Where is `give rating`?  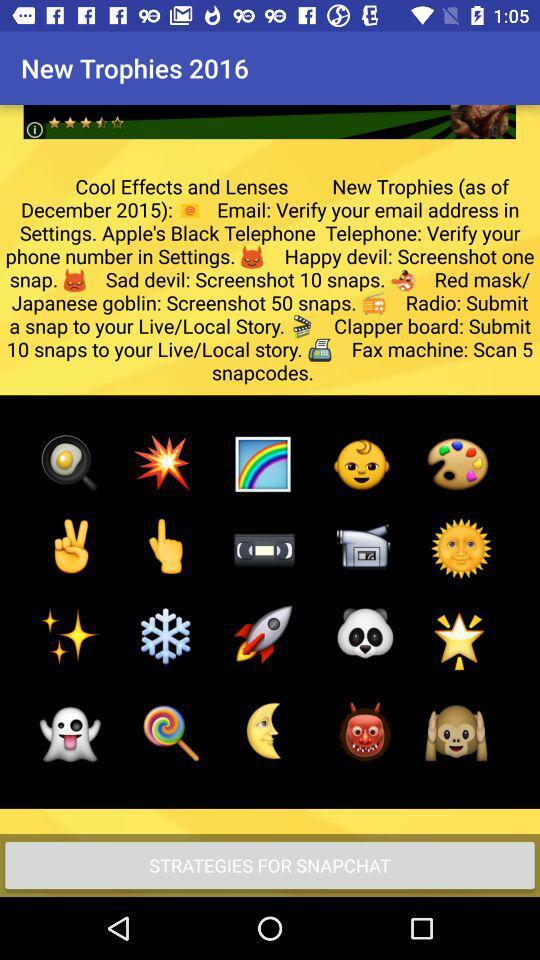 give rating is located at coordinates (269, 106).